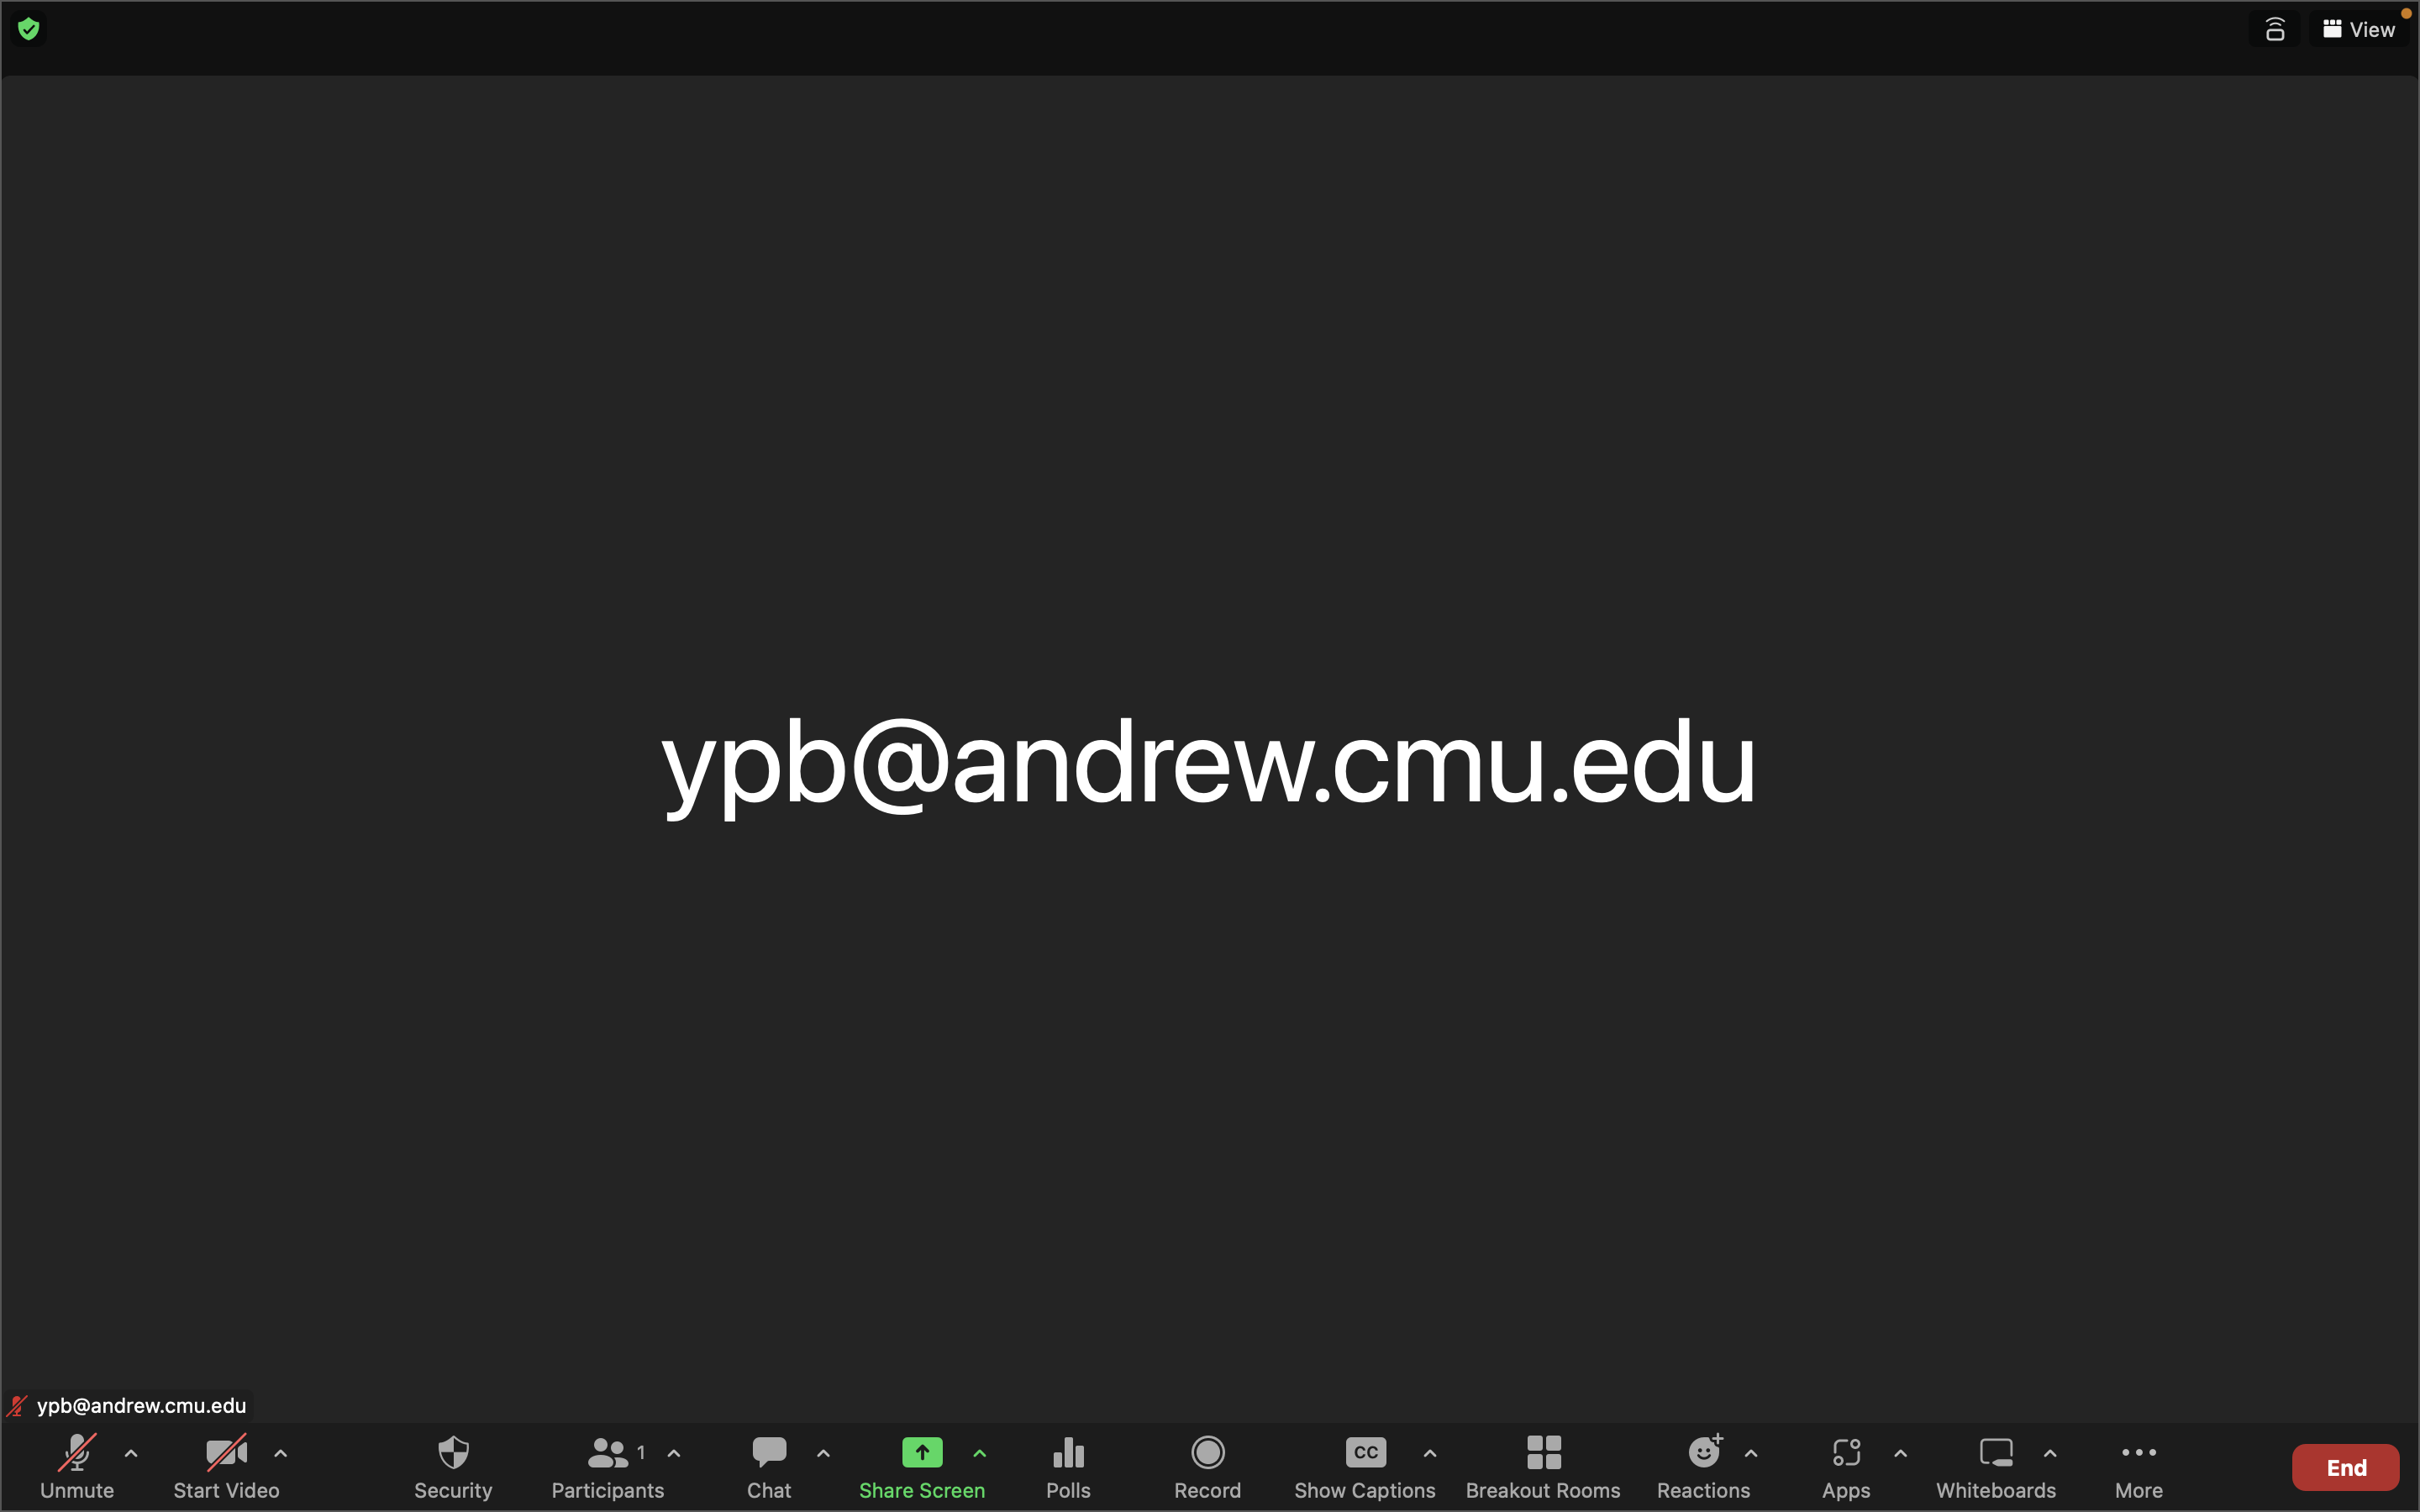 The height and width of the screenshot is (1512, 2420). Describe the element at coordinates (915, 1463) in the screenshot. I see `the process of sharing your screen` at that location.